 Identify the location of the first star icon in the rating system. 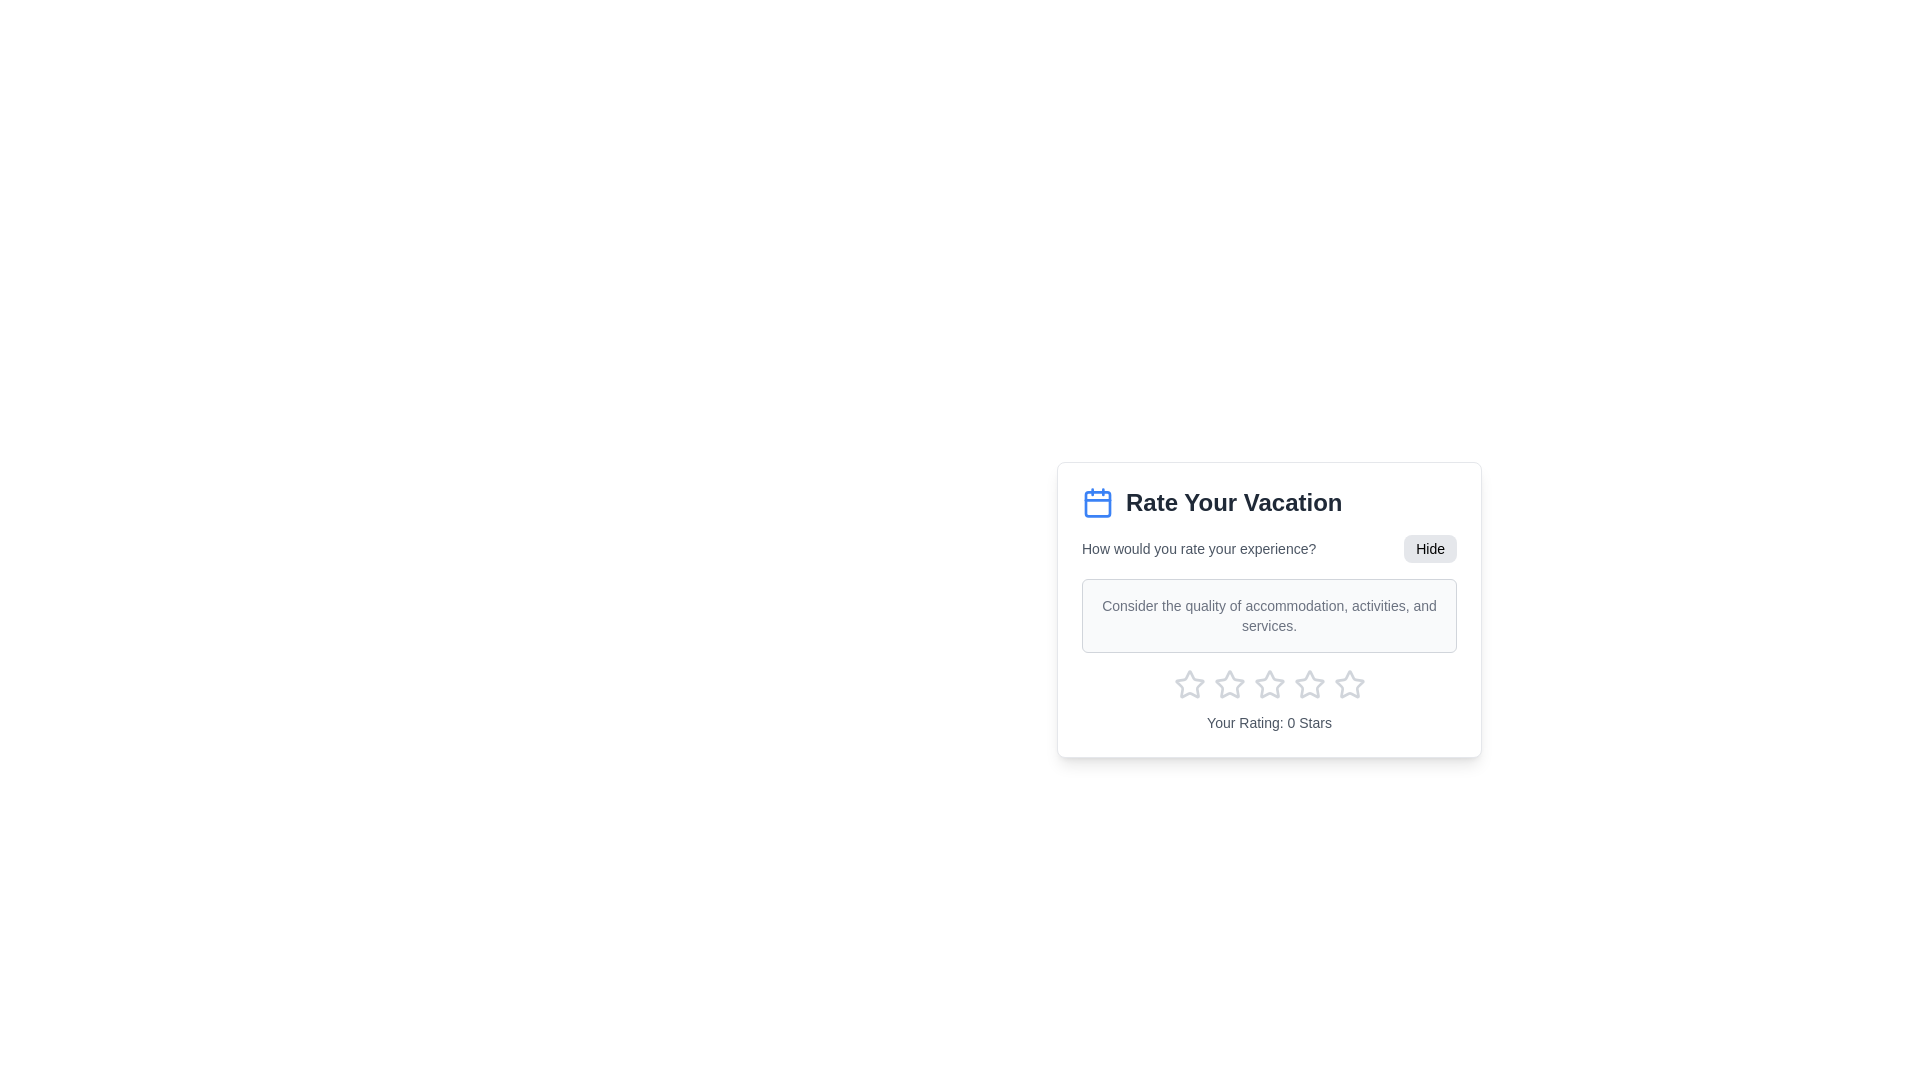
(1189, 683).